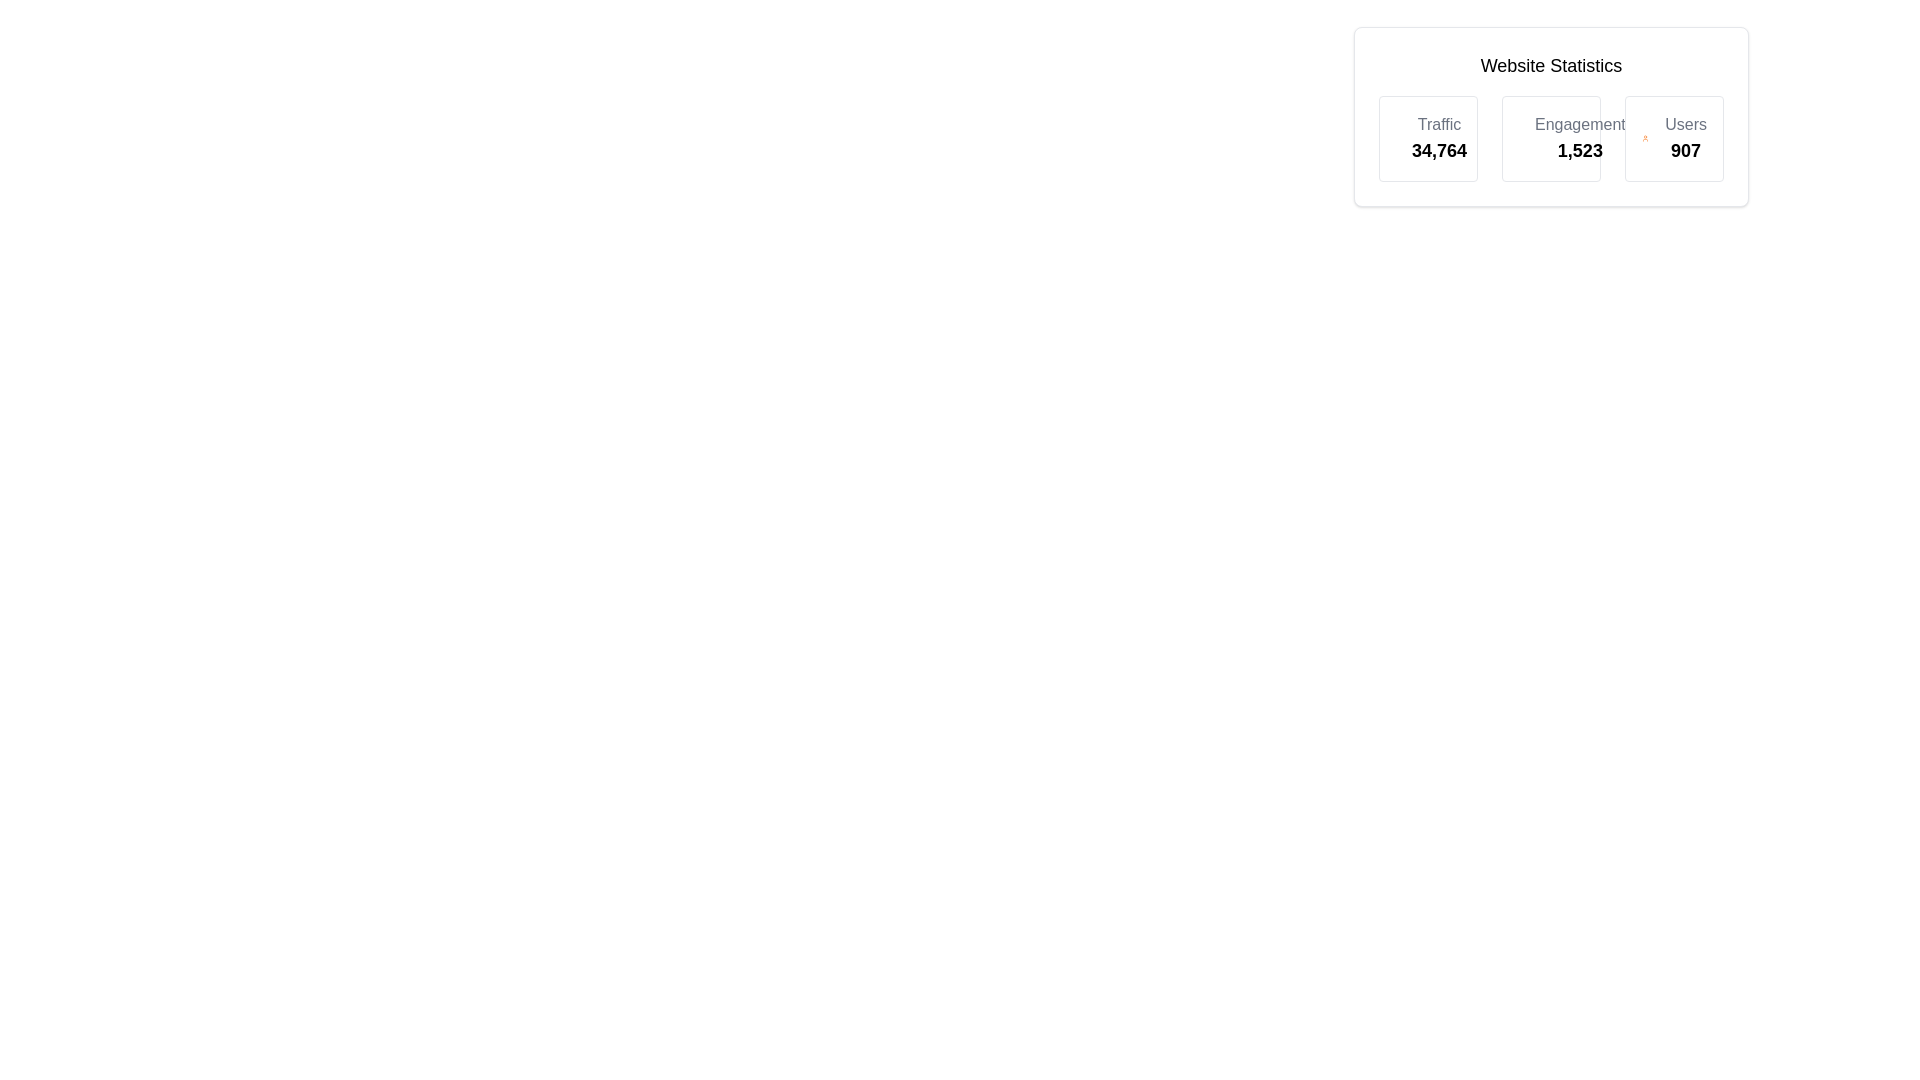  I want to click on the text label 'Users', which is styled in a smaller gray font and located above the number '907' in the statistics box, so click(1685, 124).